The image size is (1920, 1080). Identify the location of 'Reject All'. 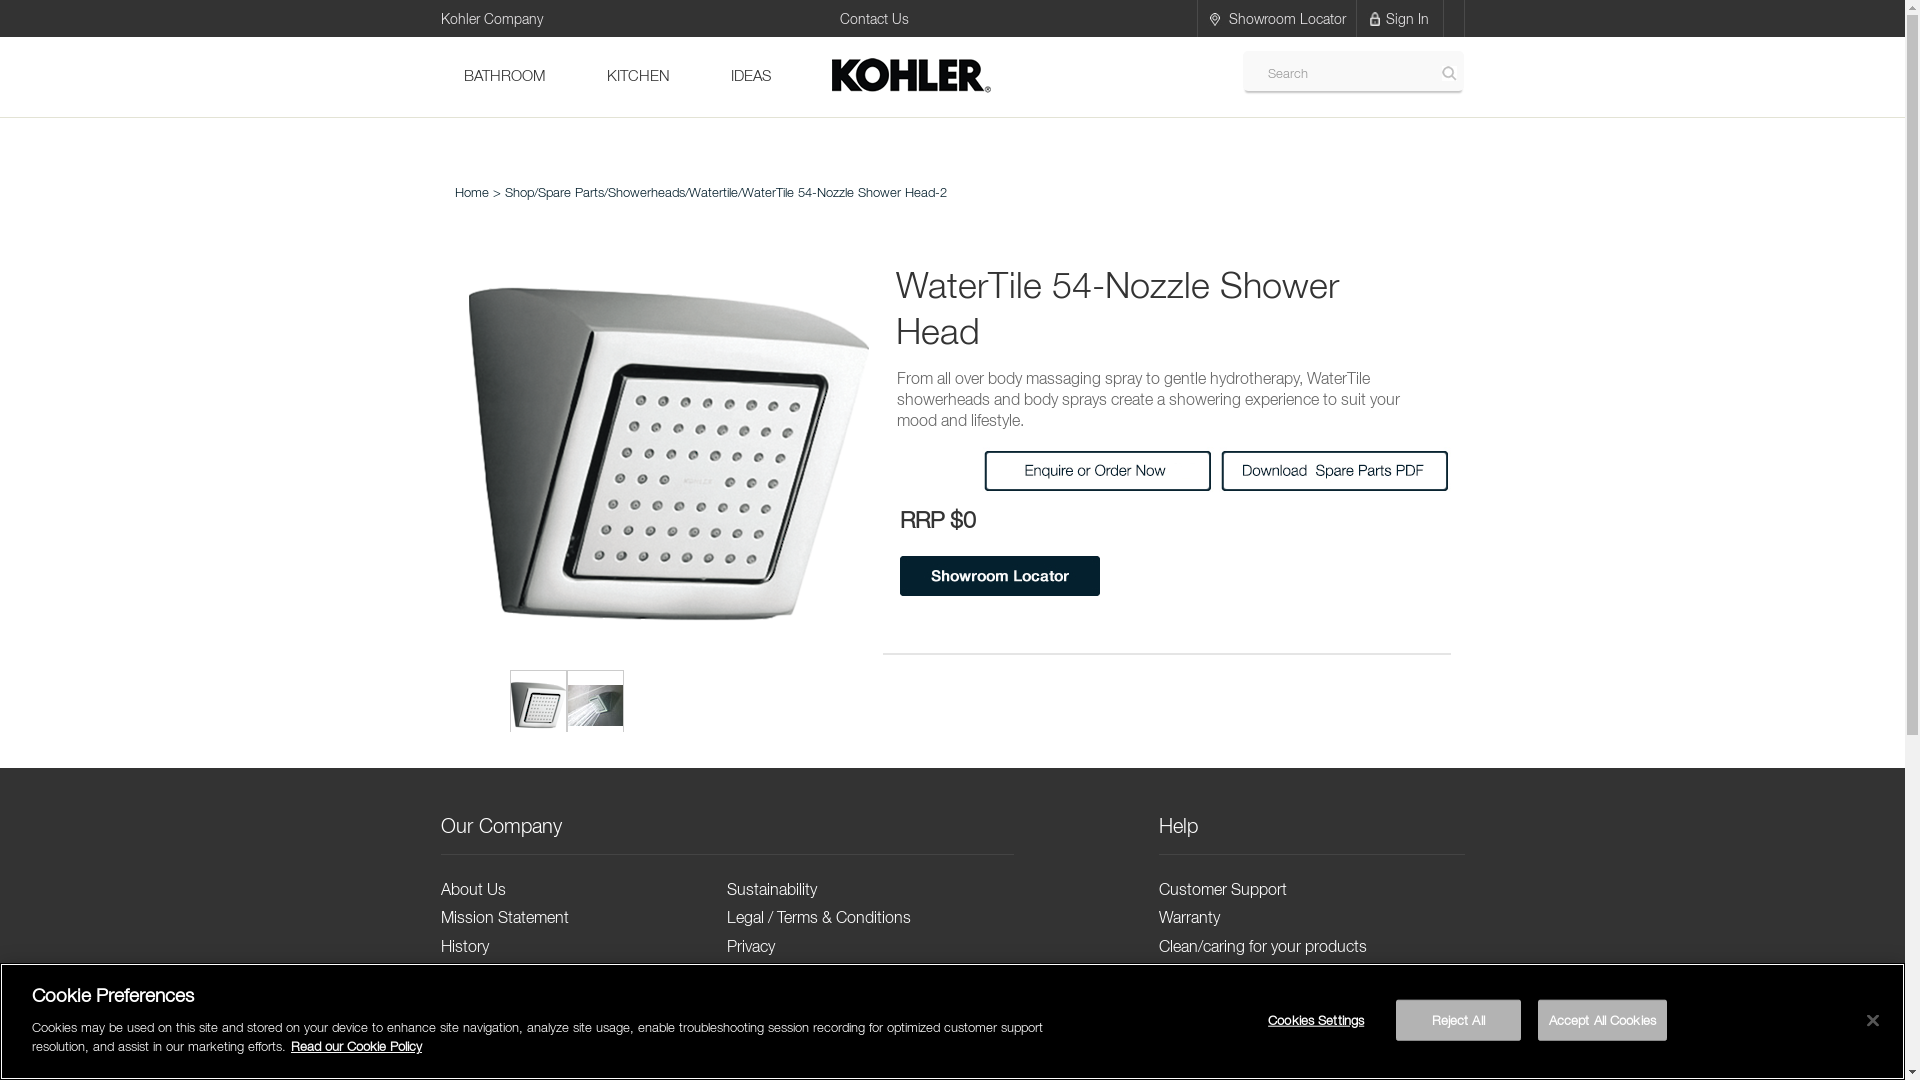
(1458, 1019).